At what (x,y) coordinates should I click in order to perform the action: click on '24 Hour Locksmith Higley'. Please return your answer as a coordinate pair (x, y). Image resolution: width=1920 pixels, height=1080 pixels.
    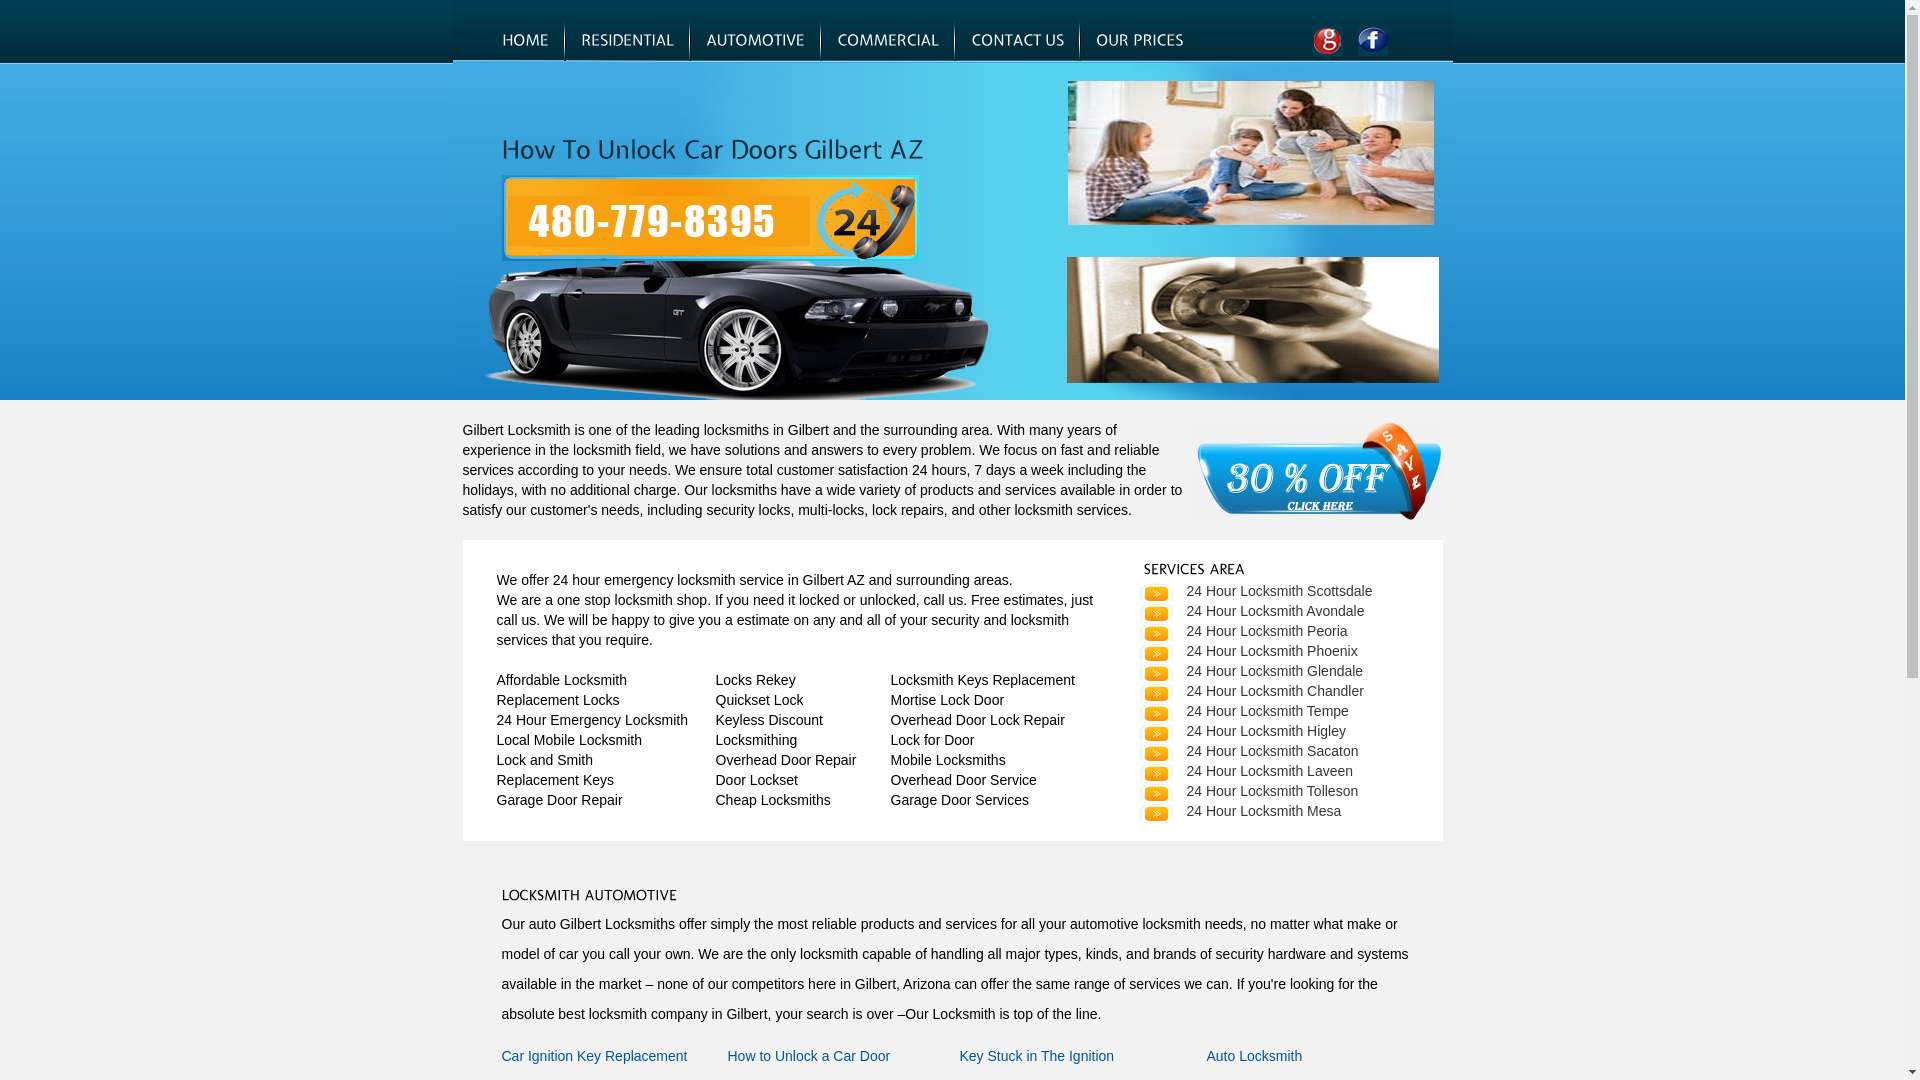
    Looking at the image, I should click on (1241, 731).